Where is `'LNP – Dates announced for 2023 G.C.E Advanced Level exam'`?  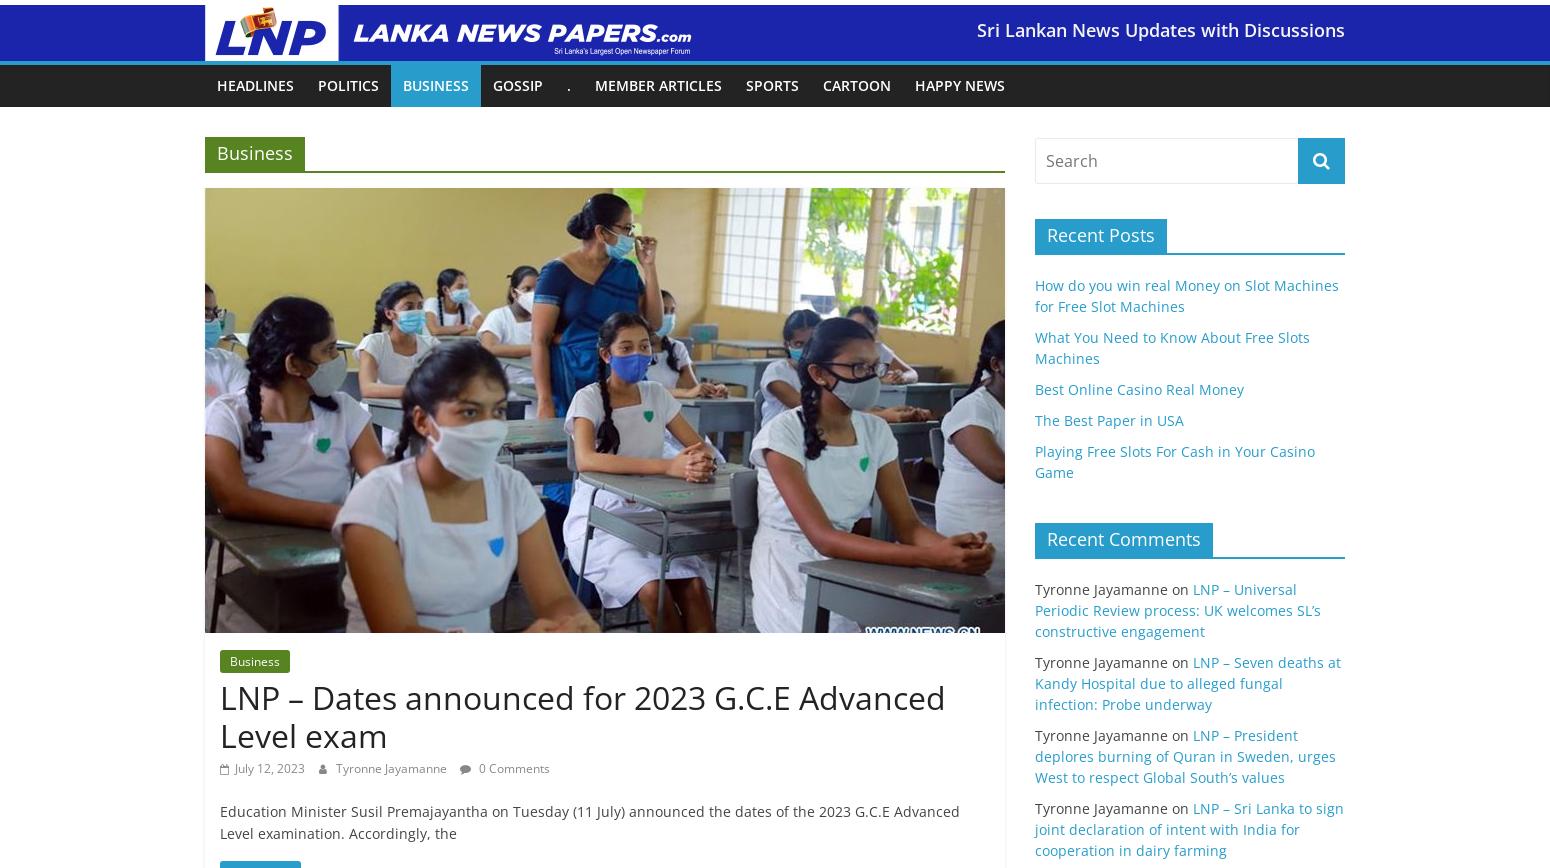
'LNP – Dates announced for 2023 G.C.E Advanced Level exam' is located at coordinates (582, 715).